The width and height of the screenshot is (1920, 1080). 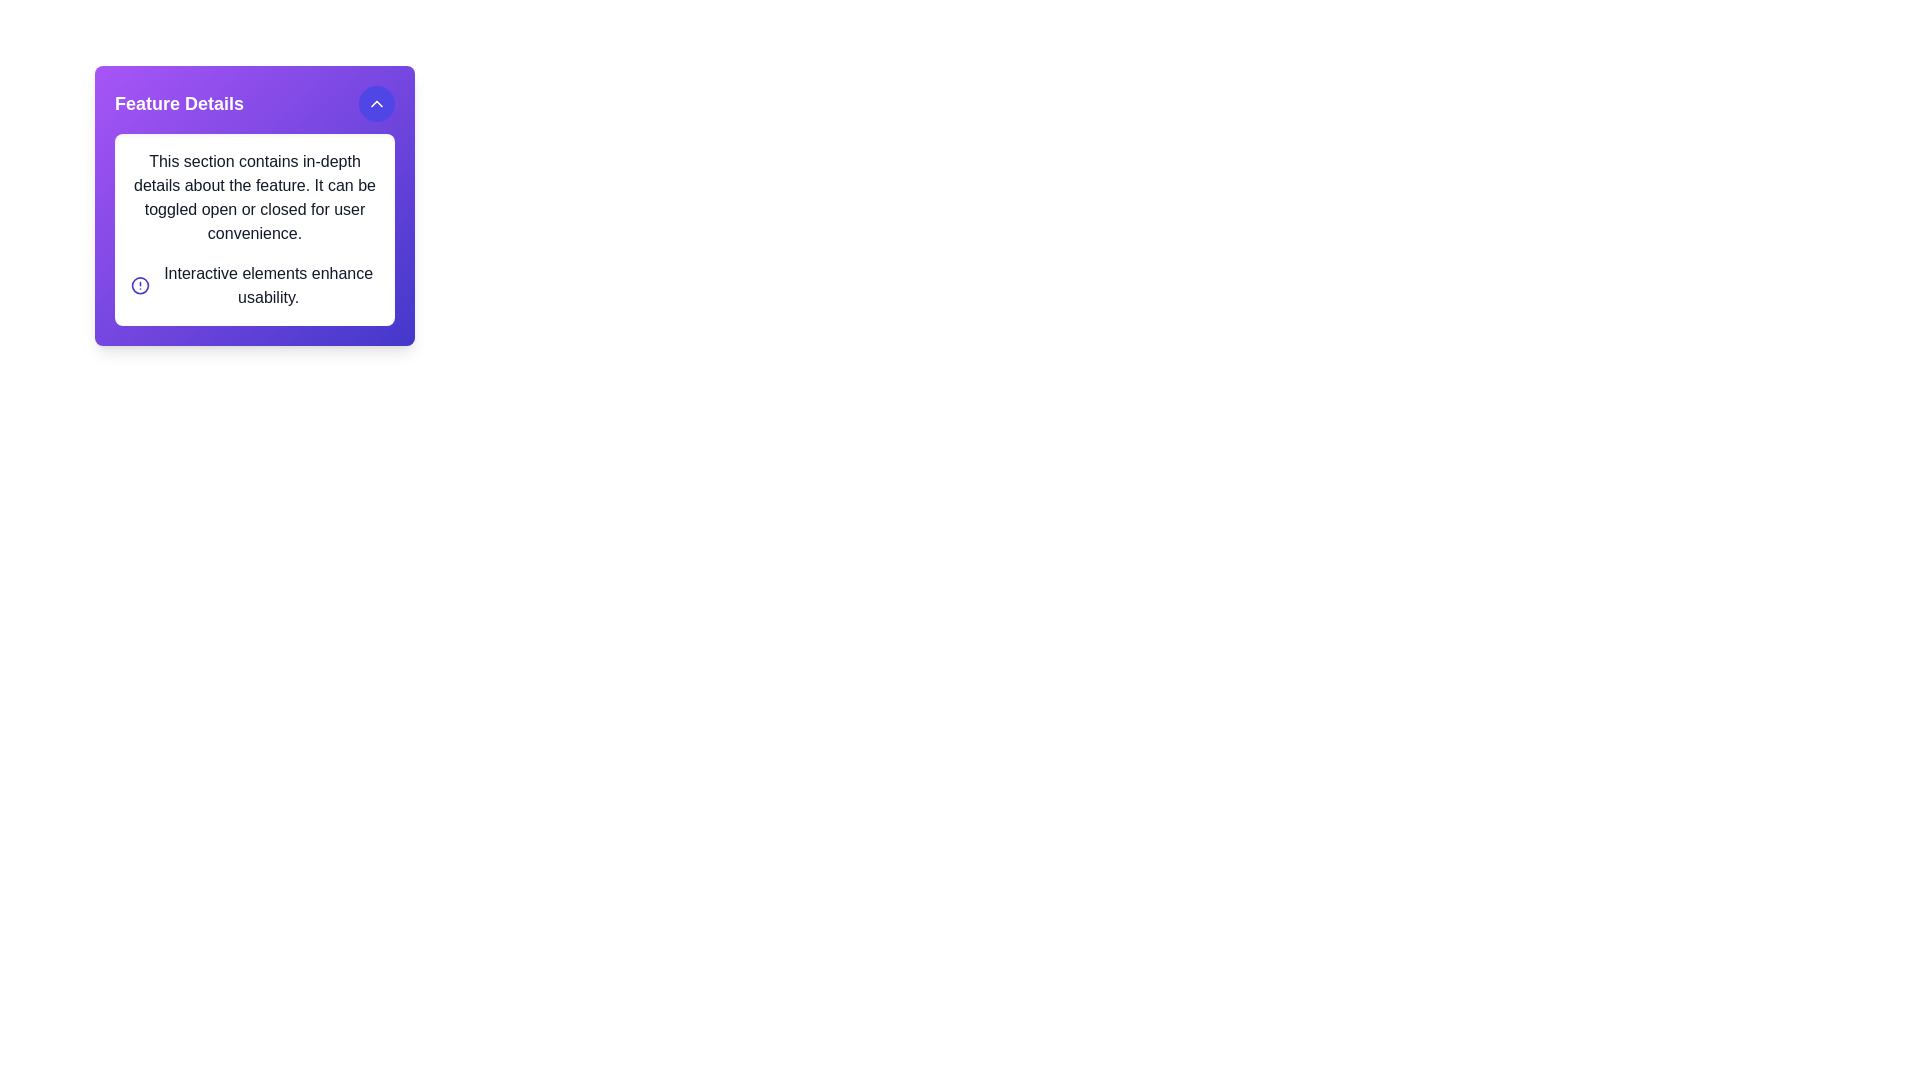 What do you see at coordinates (377, 104) in the screenshot?
I see `the circular button with an indigo background and a white upward-facing chevron icon located at the top-right corner of the 'Feature Details' card to trigger the hover effect` at bounding box center [377, 104].